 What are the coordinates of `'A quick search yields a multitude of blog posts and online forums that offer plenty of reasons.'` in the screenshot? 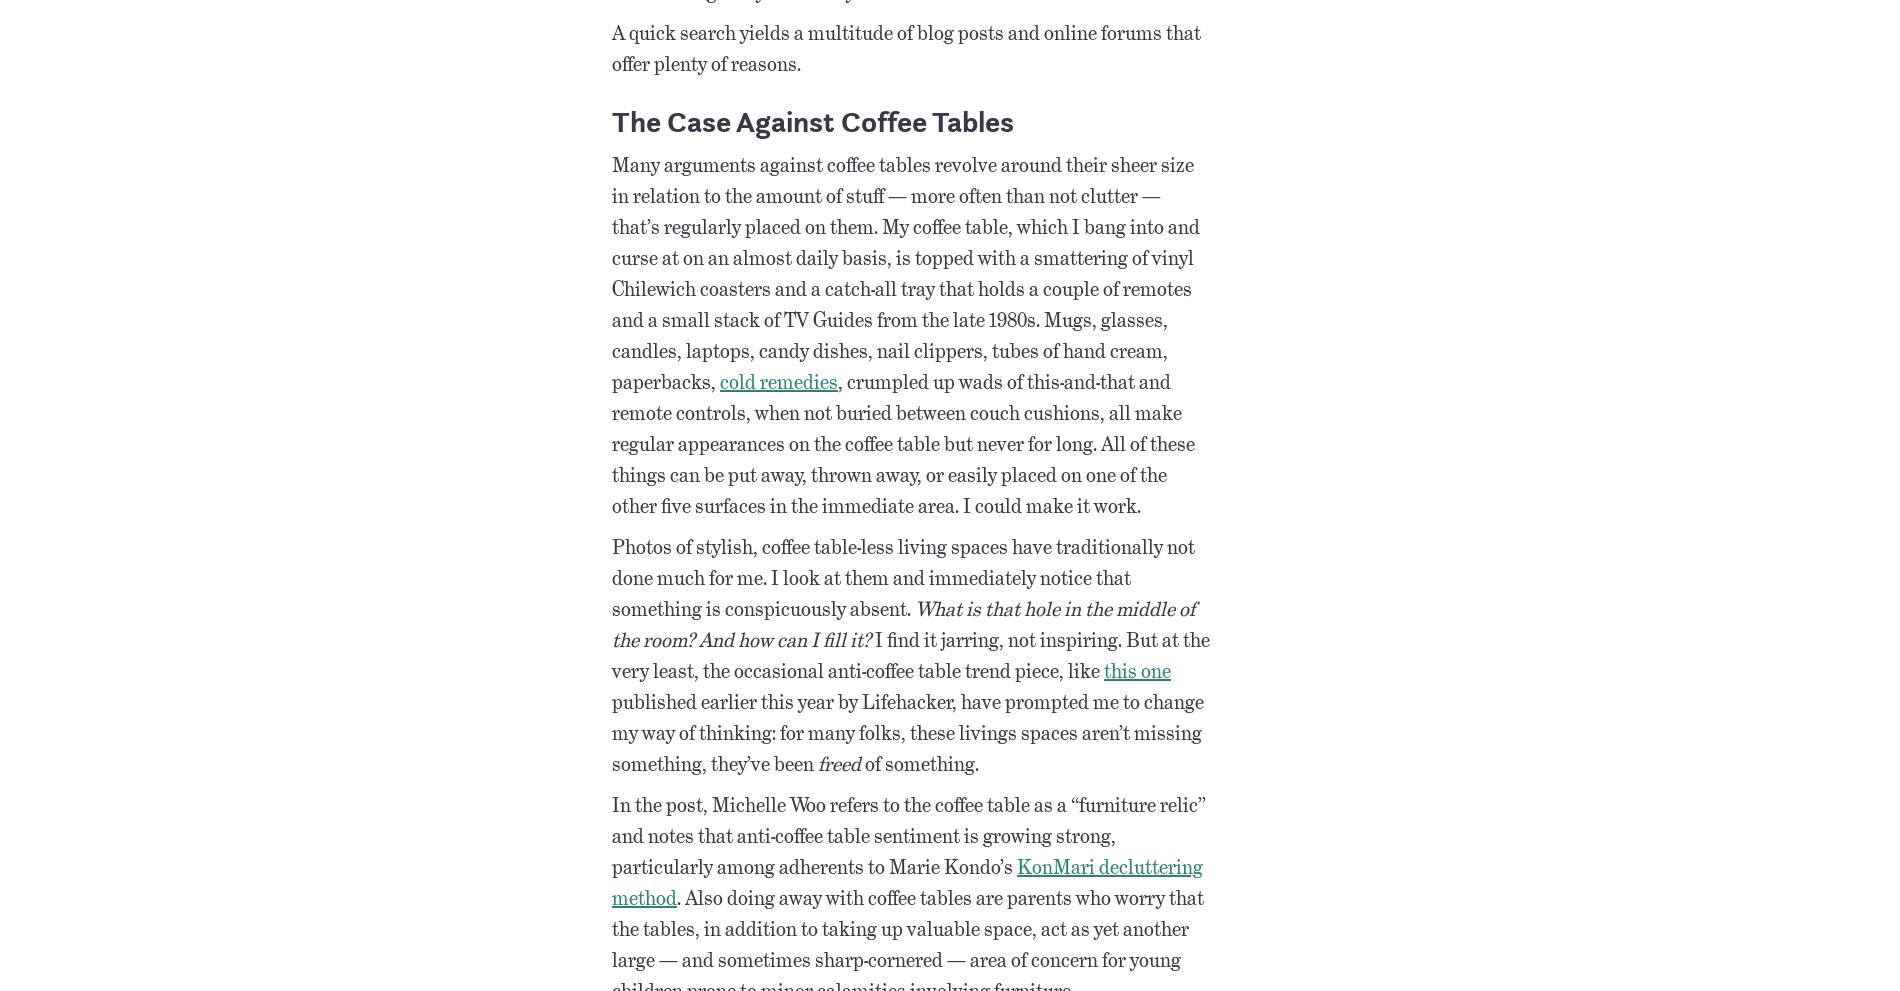 It's located at (611, 48).